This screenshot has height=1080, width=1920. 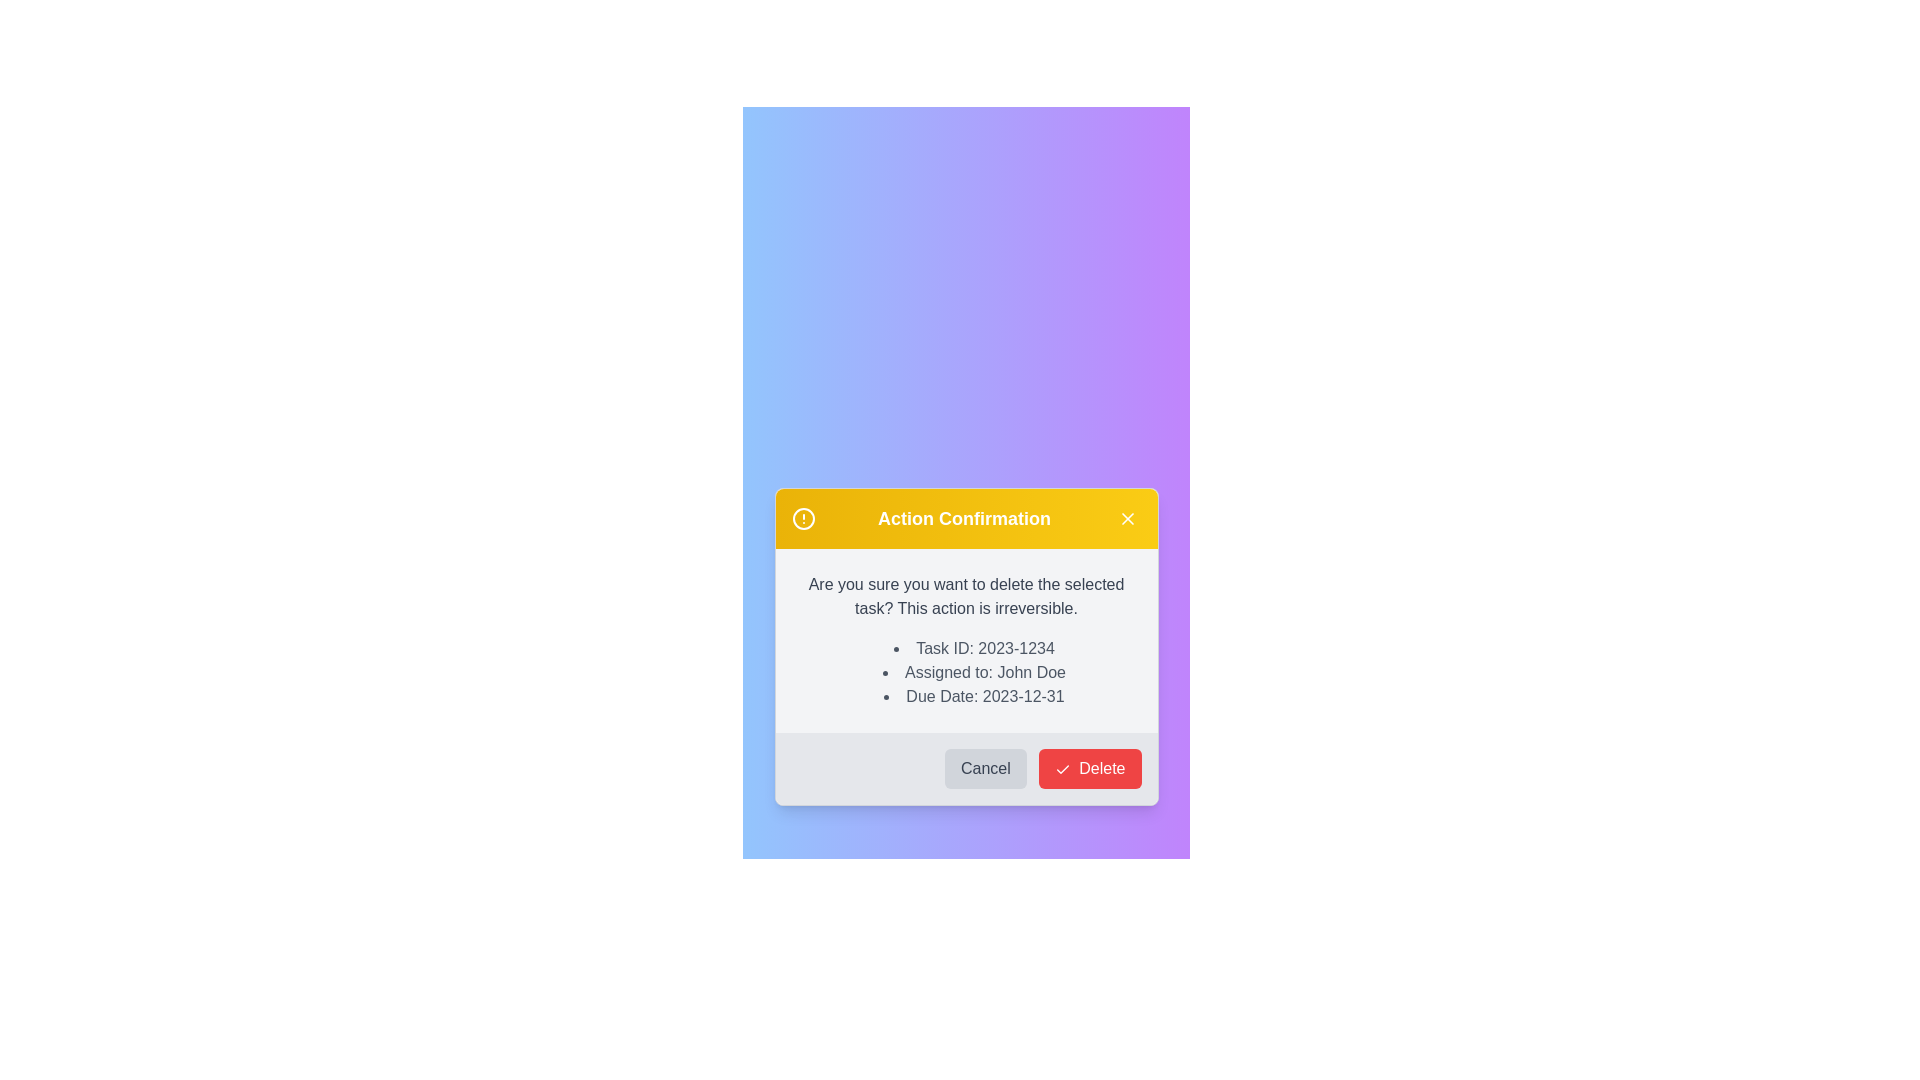 What do you see at coordinates (966, 672) in the screenshot?
I see `the text display with a bulleted list containing 'Task ID: 2023-1234', 'Assigned to: John Doe', and 'Due Date: 2023-12-31', located in the modal dialog box below the confirmation text` at bounding box center [966, 672].